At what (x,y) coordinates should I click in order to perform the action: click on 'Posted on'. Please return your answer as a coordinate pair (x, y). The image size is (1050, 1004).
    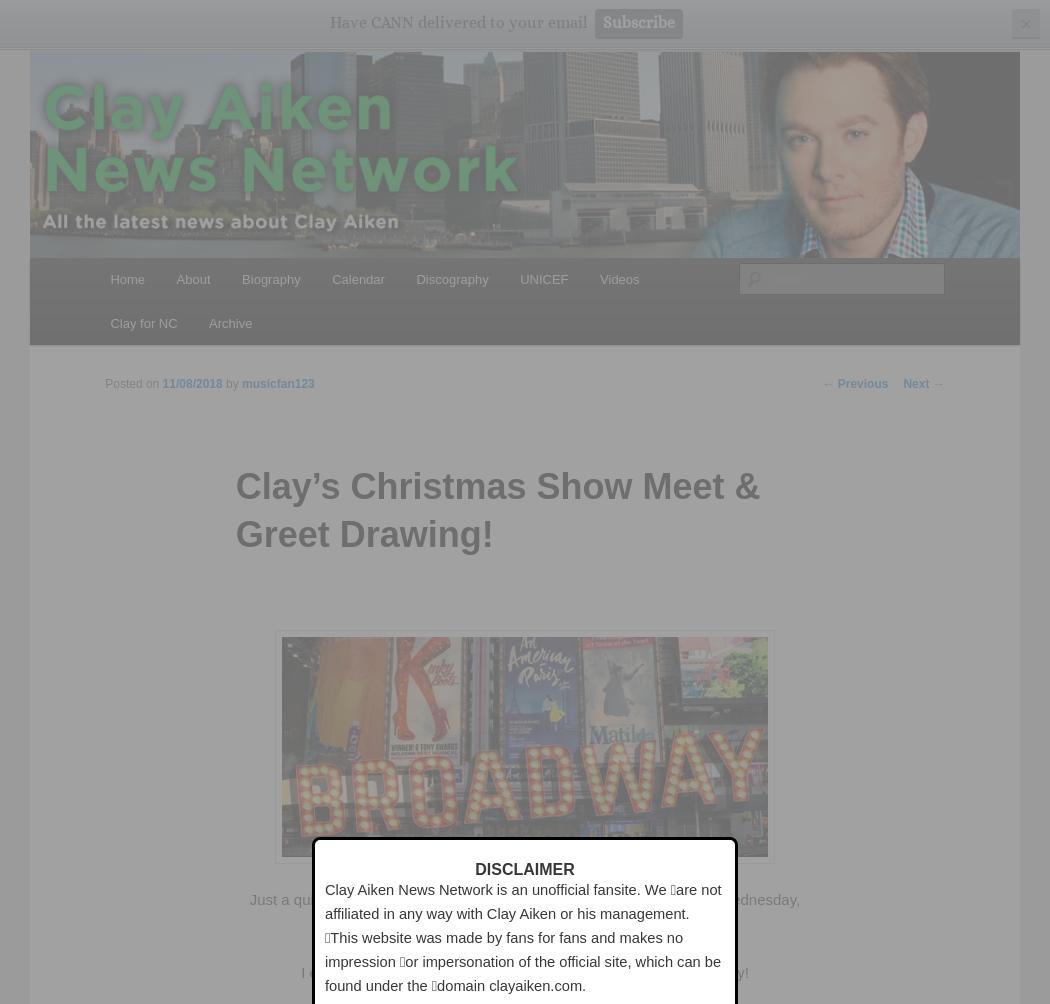
    Looking at the image, I should click on (105, 383).